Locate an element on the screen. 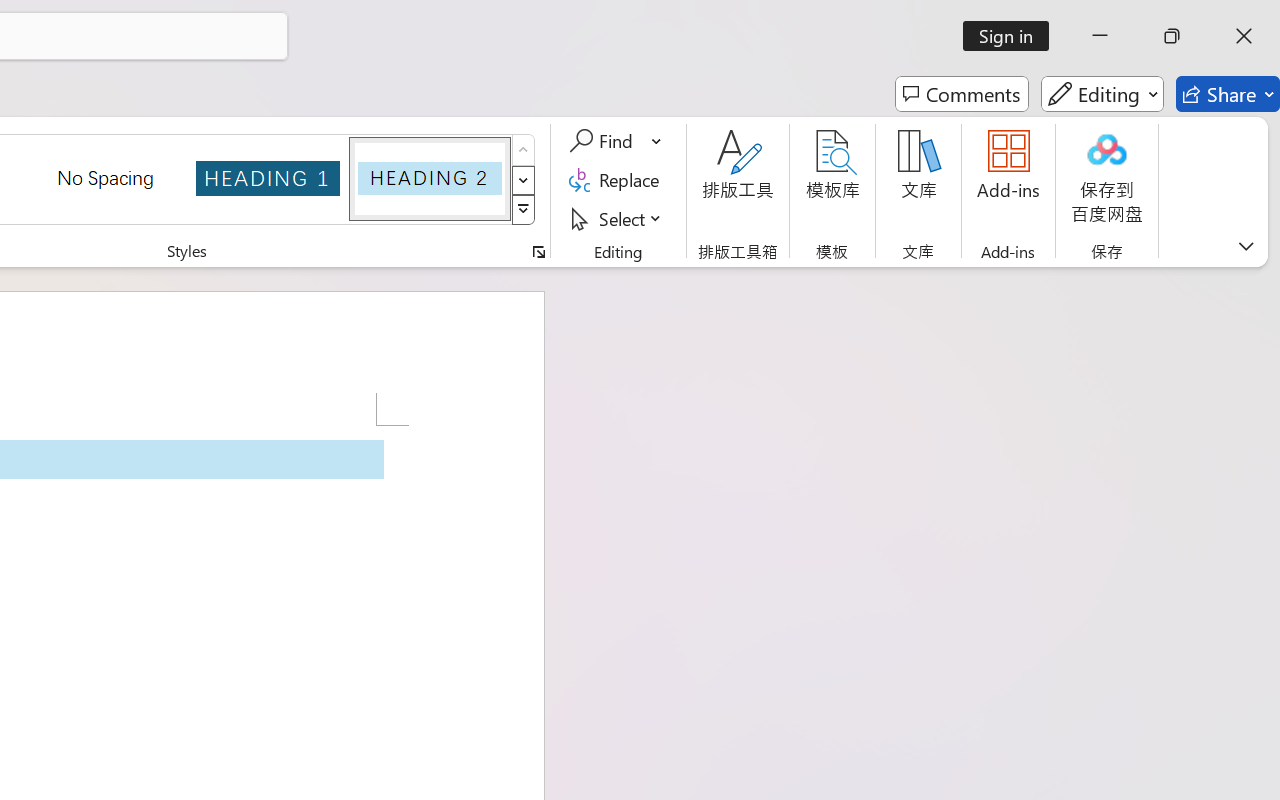  'Editing' is located at coordinates (1101, 94).